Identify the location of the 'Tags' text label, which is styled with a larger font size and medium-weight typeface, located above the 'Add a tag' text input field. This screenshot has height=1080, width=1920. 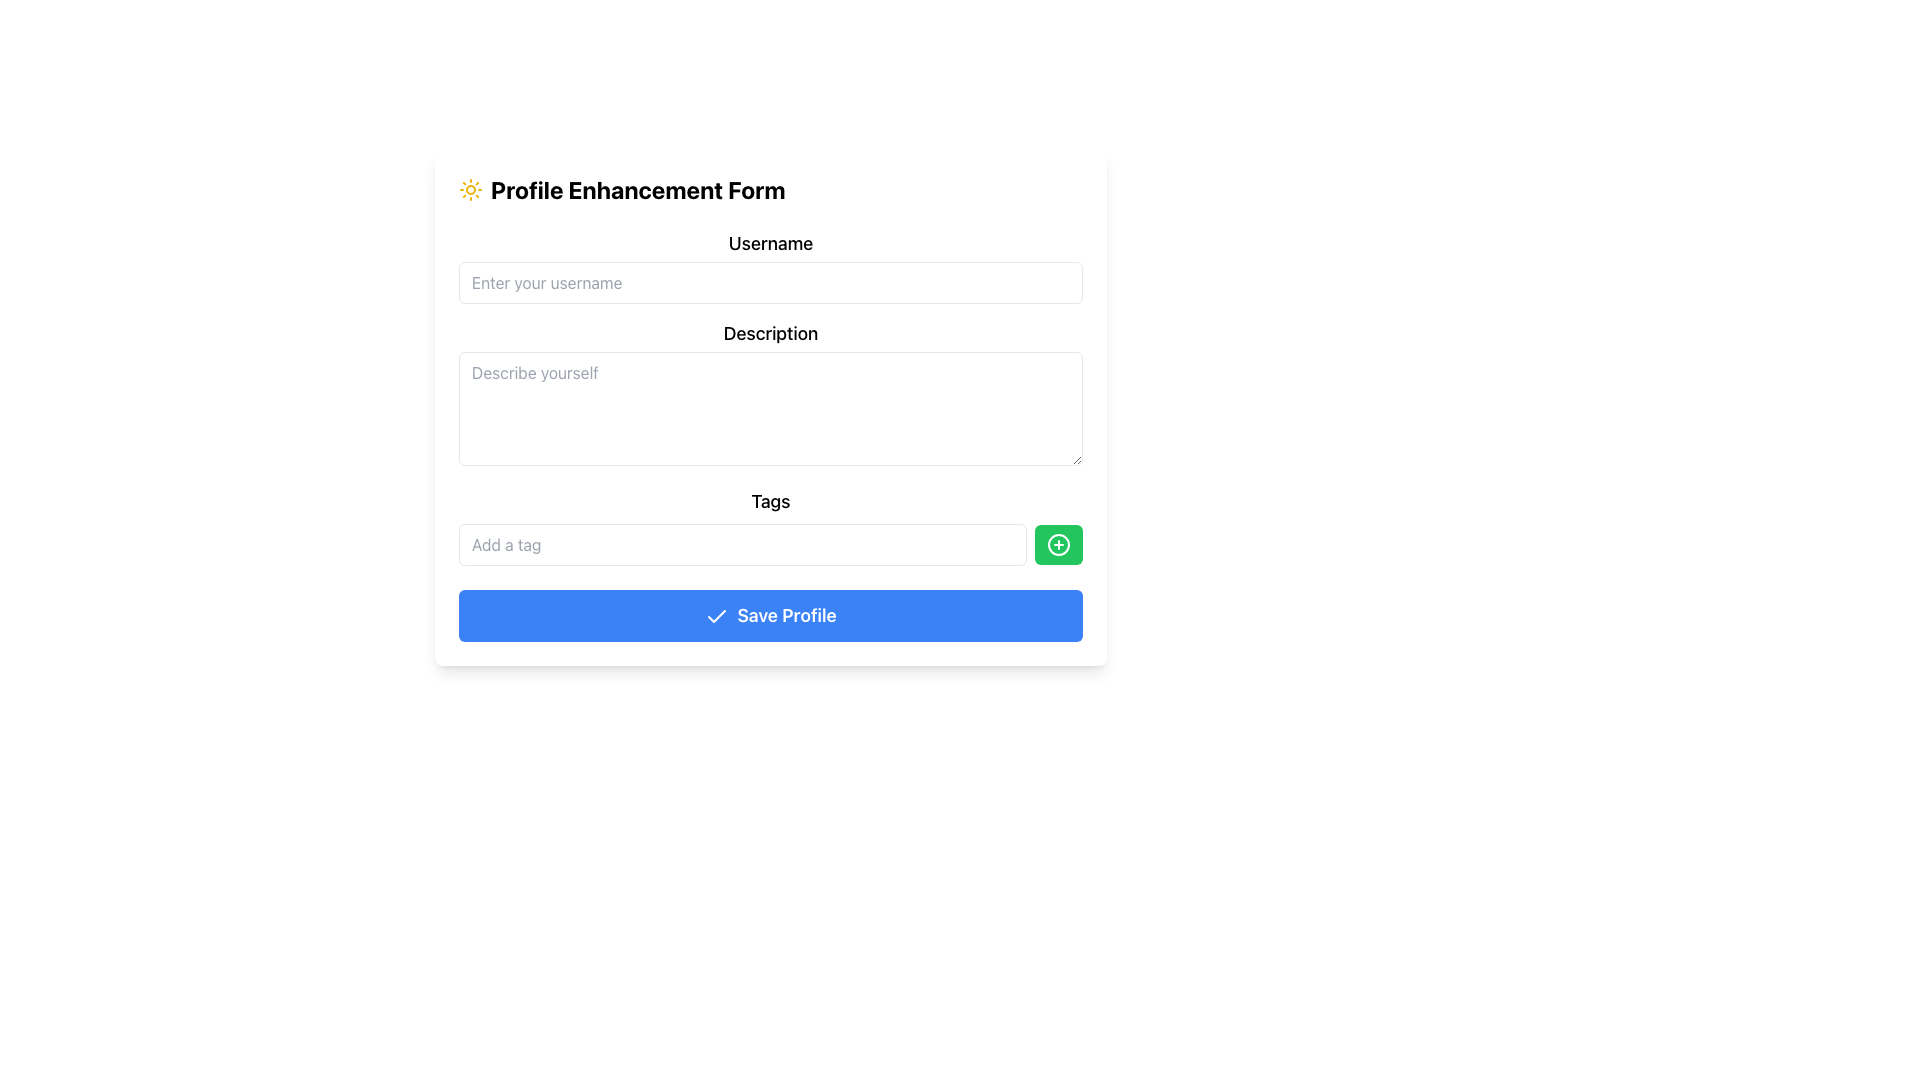
(770, 500).